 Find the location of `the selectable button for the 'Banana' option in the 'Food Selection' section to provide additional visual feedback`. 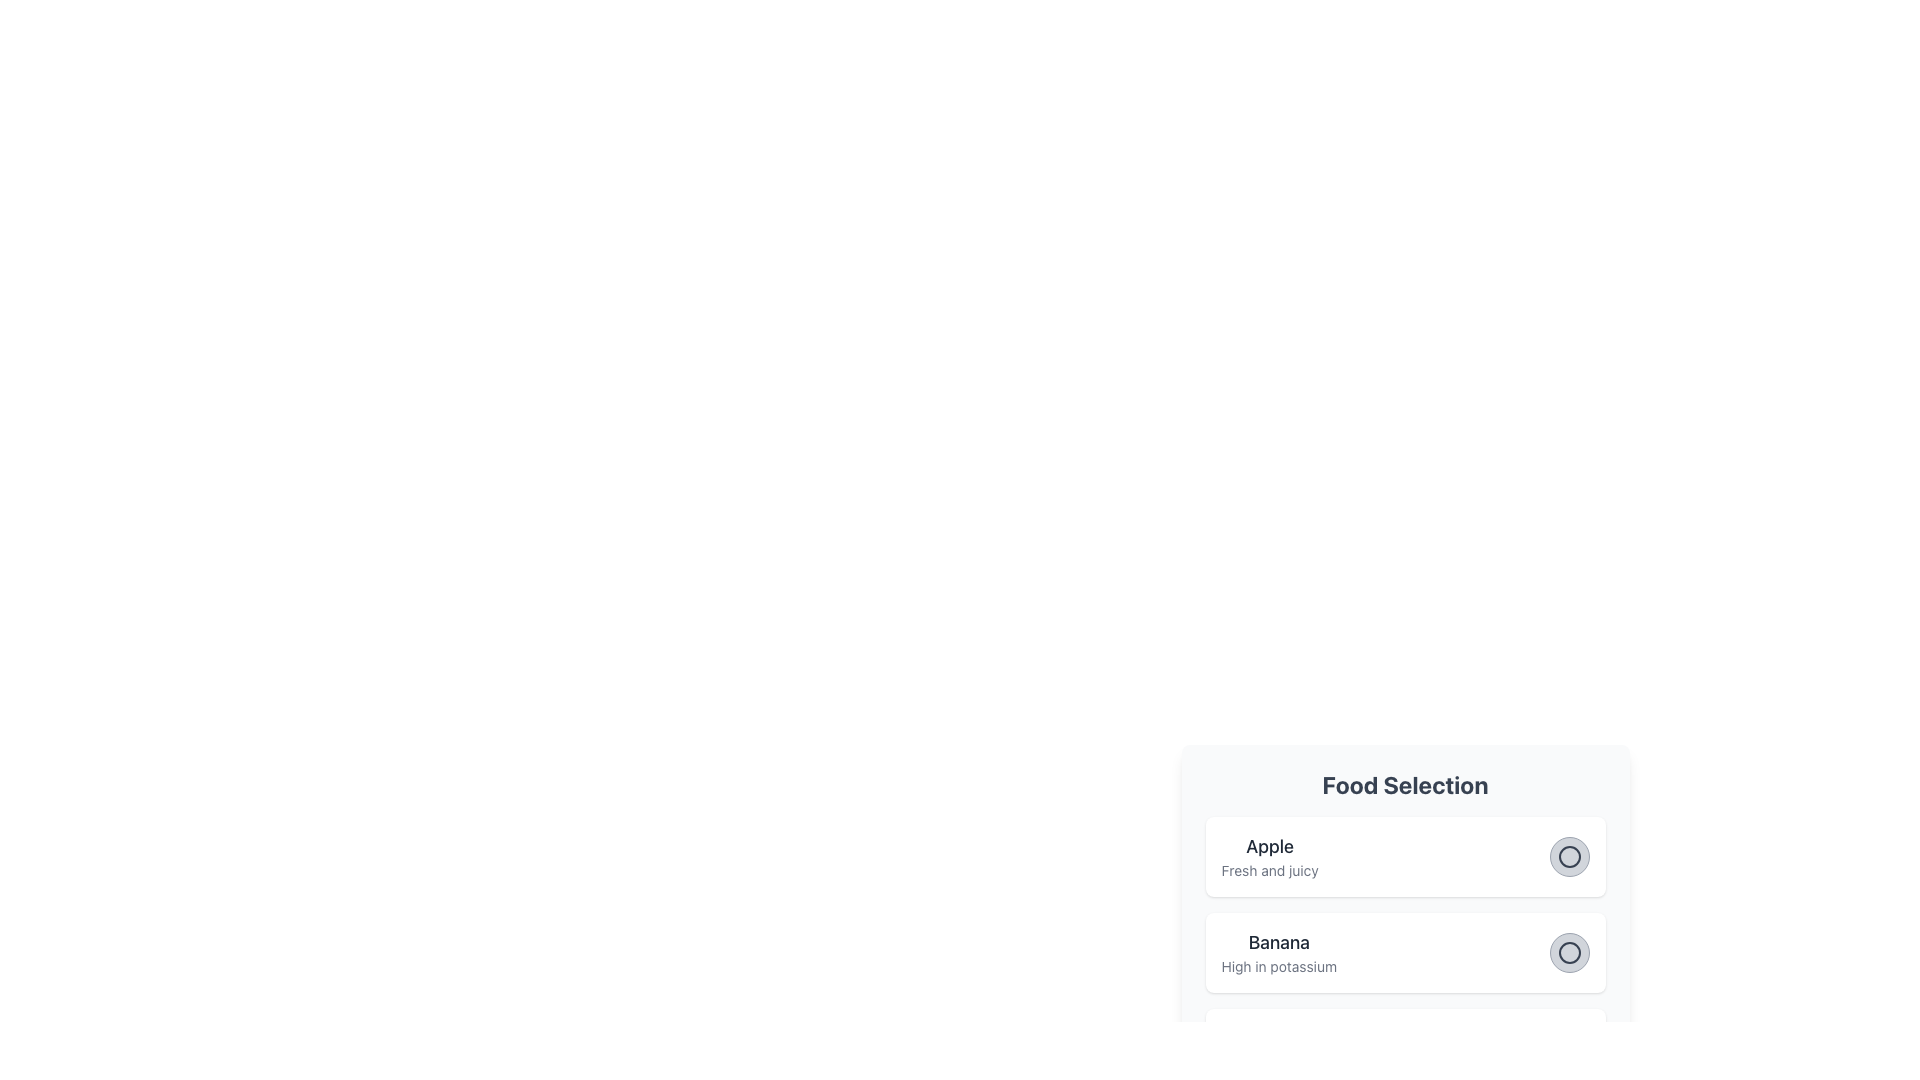

the selectable button for the 'Banana' option in the 'Food Selection' section to provide additional visual feedback is located at coordinates (1568, 951).